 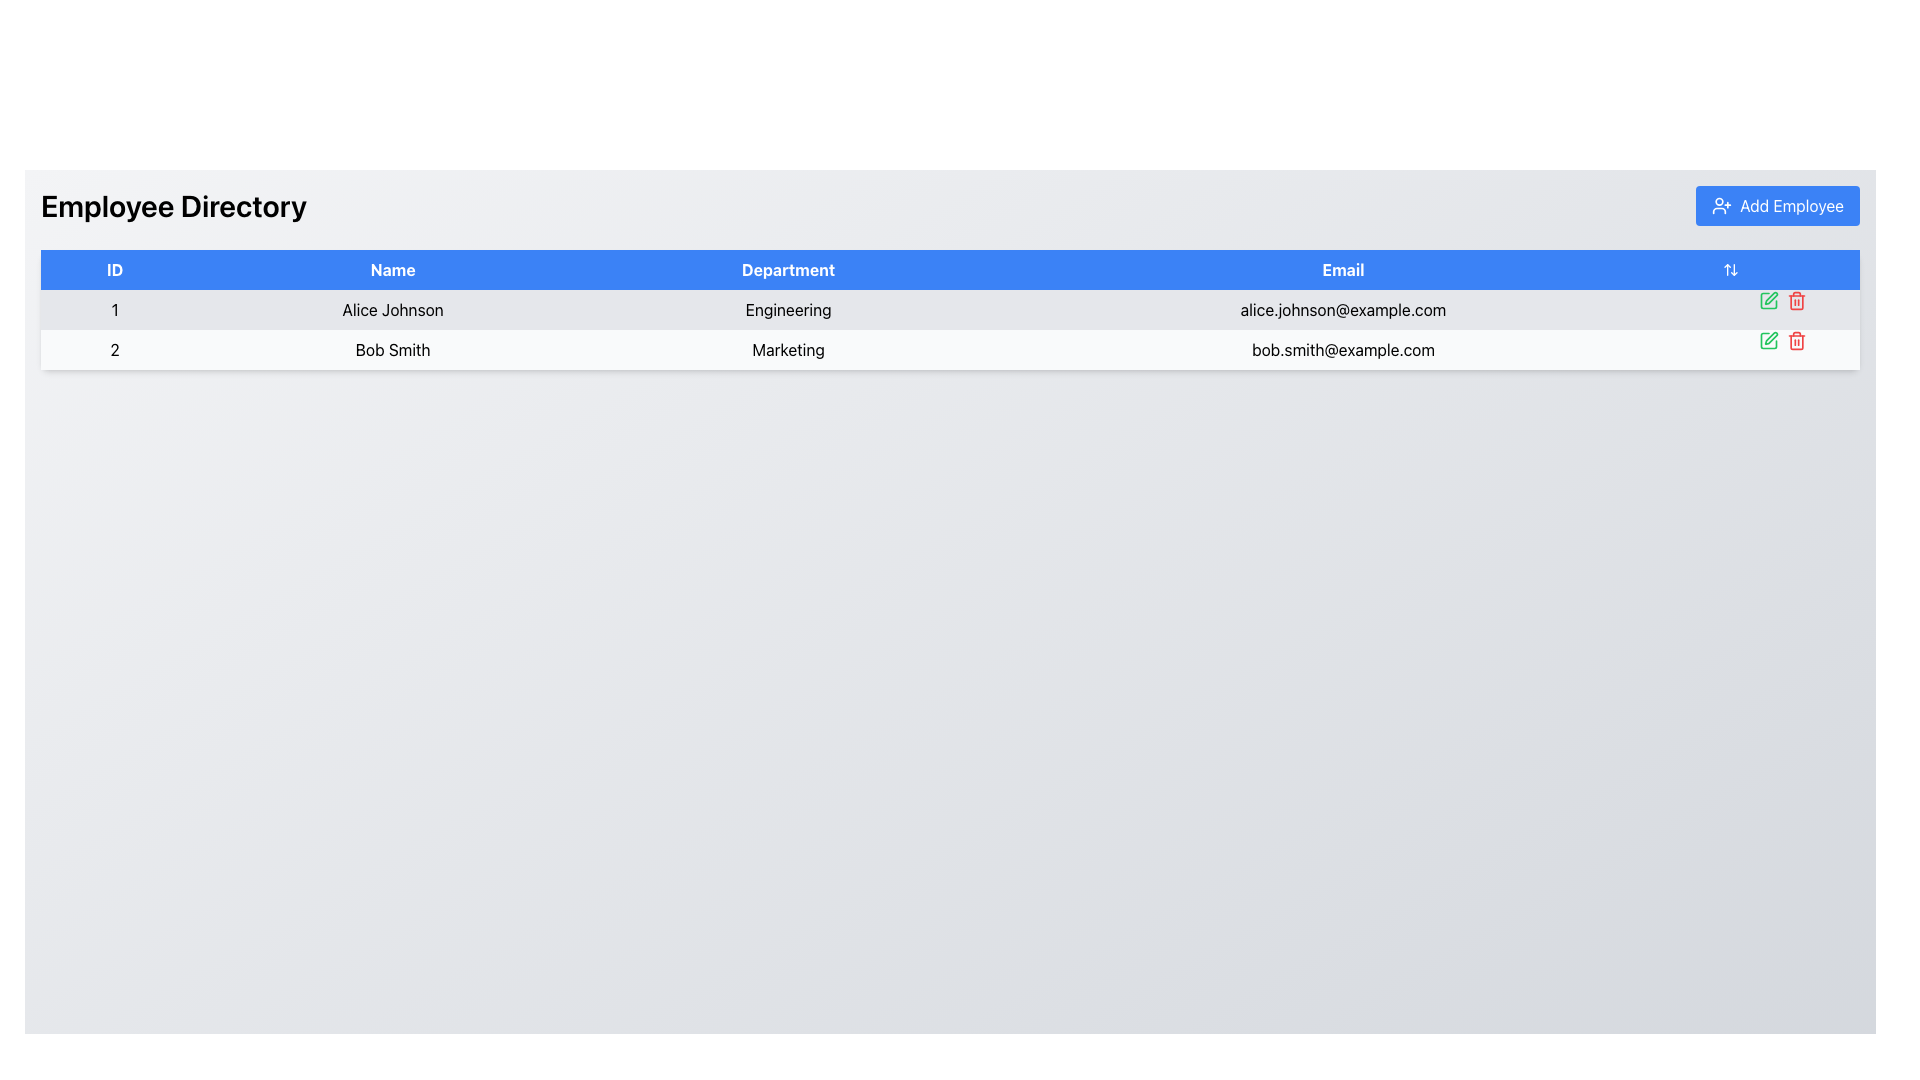 I want to click on the graphical icon that resembles a square outline with an open bottom-right area, located on the right side of the second row of the table within the 'Edit' button icon group, so click(x=1769, y=339).